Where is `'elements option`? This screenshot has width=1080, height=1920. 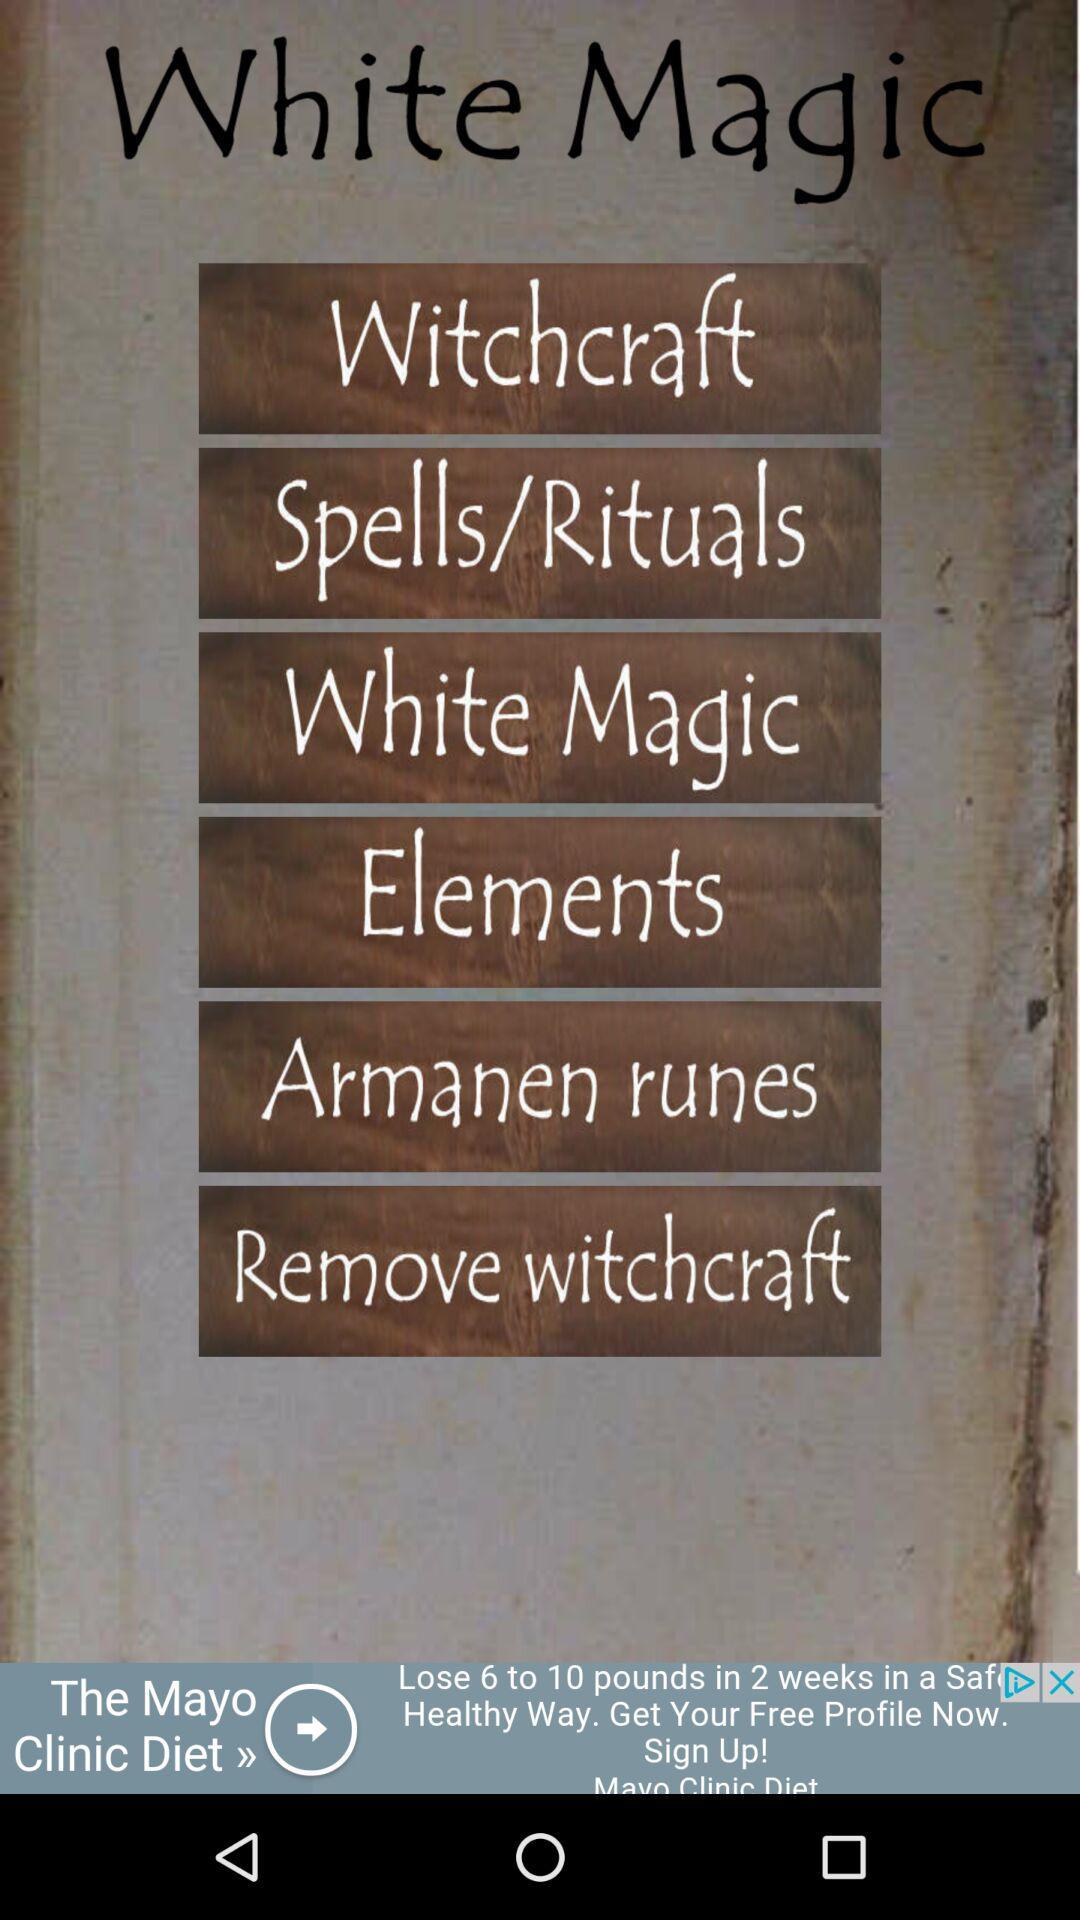 'elements option is located at coordinates (540, 901).